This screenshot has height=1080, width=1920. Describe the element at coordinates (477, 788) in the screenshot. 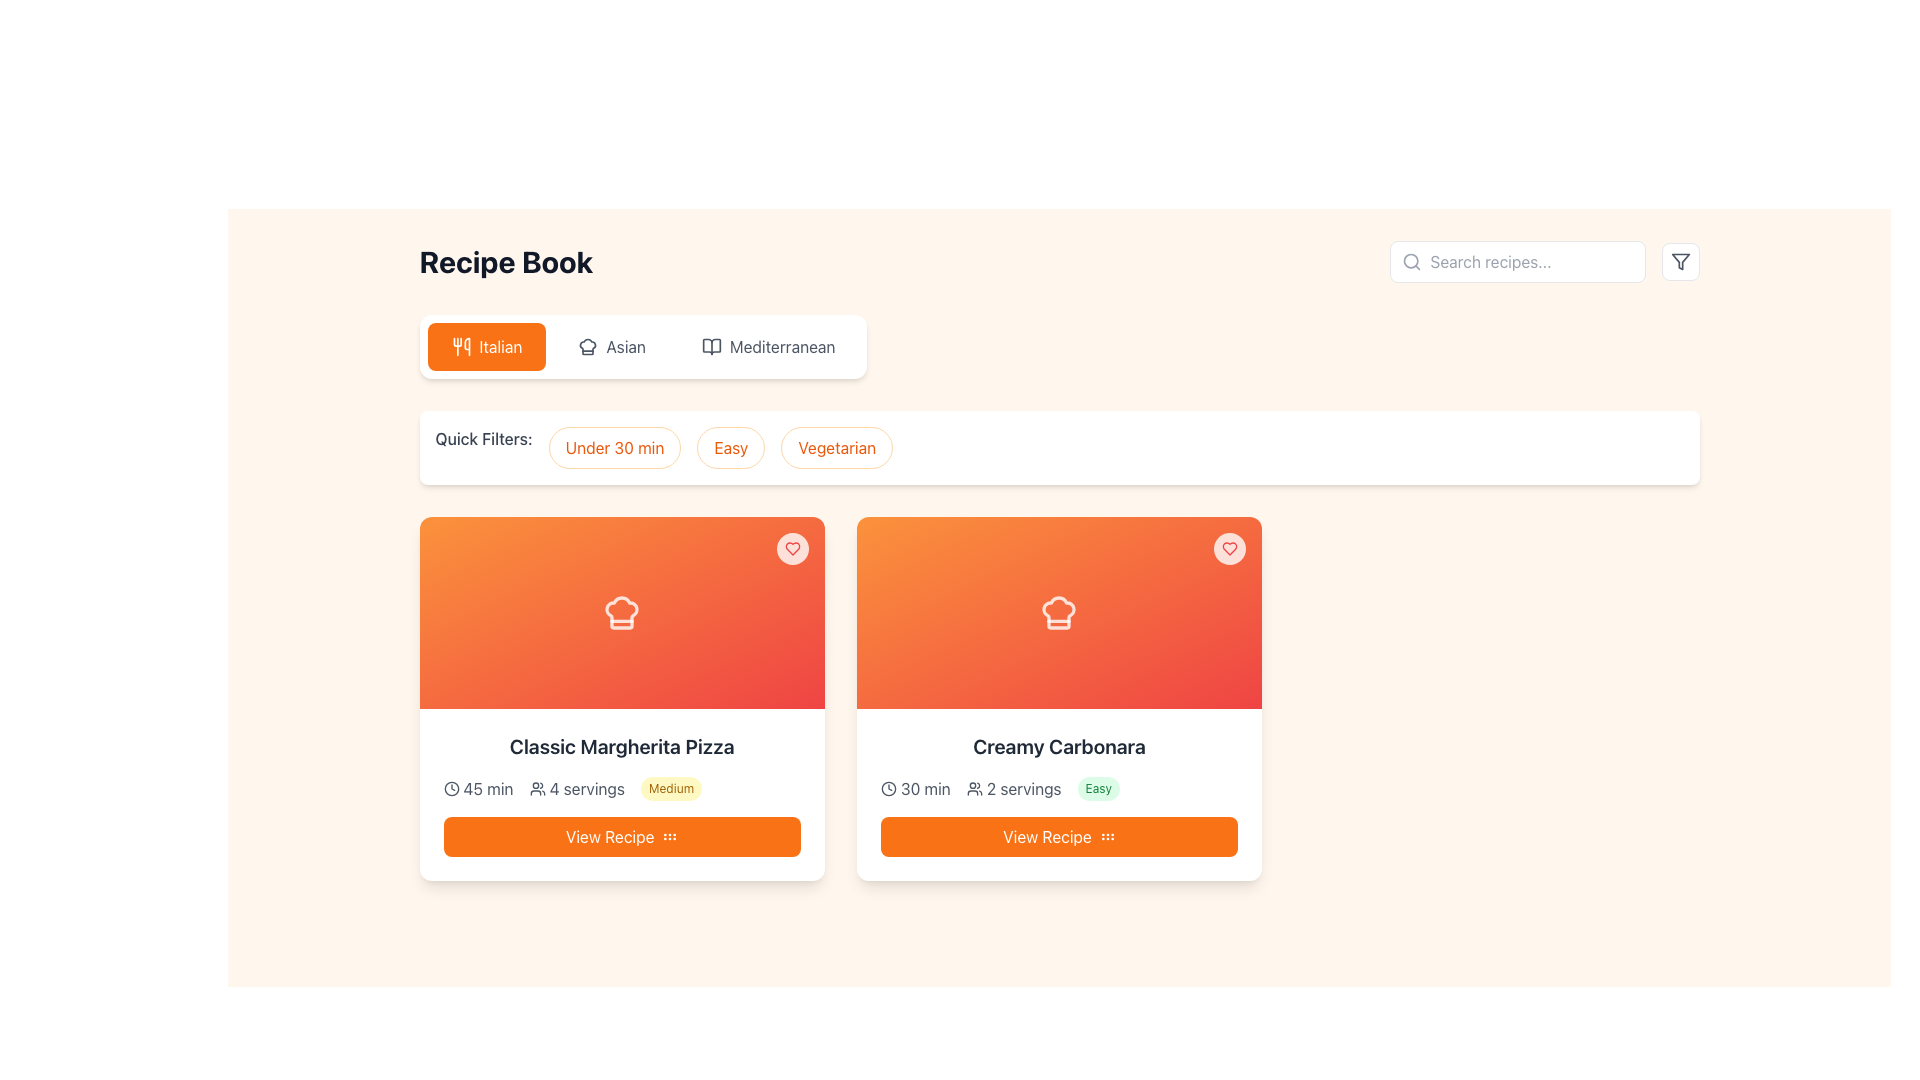

I see `preparation time information displayed by the icon-text pair located in the bottom left area of the 'Classic Margherita Pizza' card, positioned before '4 servings' and 'Medium'` at that location.